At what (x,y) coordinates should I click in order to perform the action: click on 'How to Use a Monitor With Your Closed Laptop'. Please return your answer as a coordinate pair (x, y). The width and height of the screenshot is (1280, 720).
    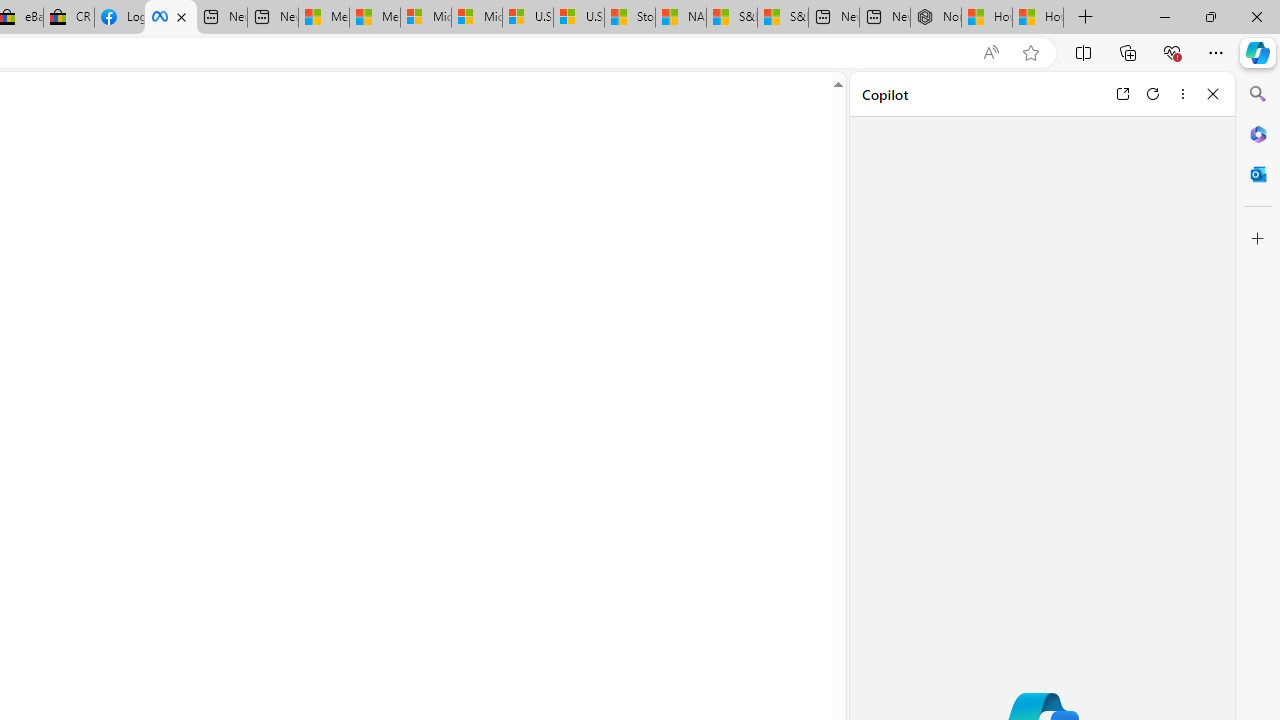
    Looking at the image, I should click on (1038, 17).